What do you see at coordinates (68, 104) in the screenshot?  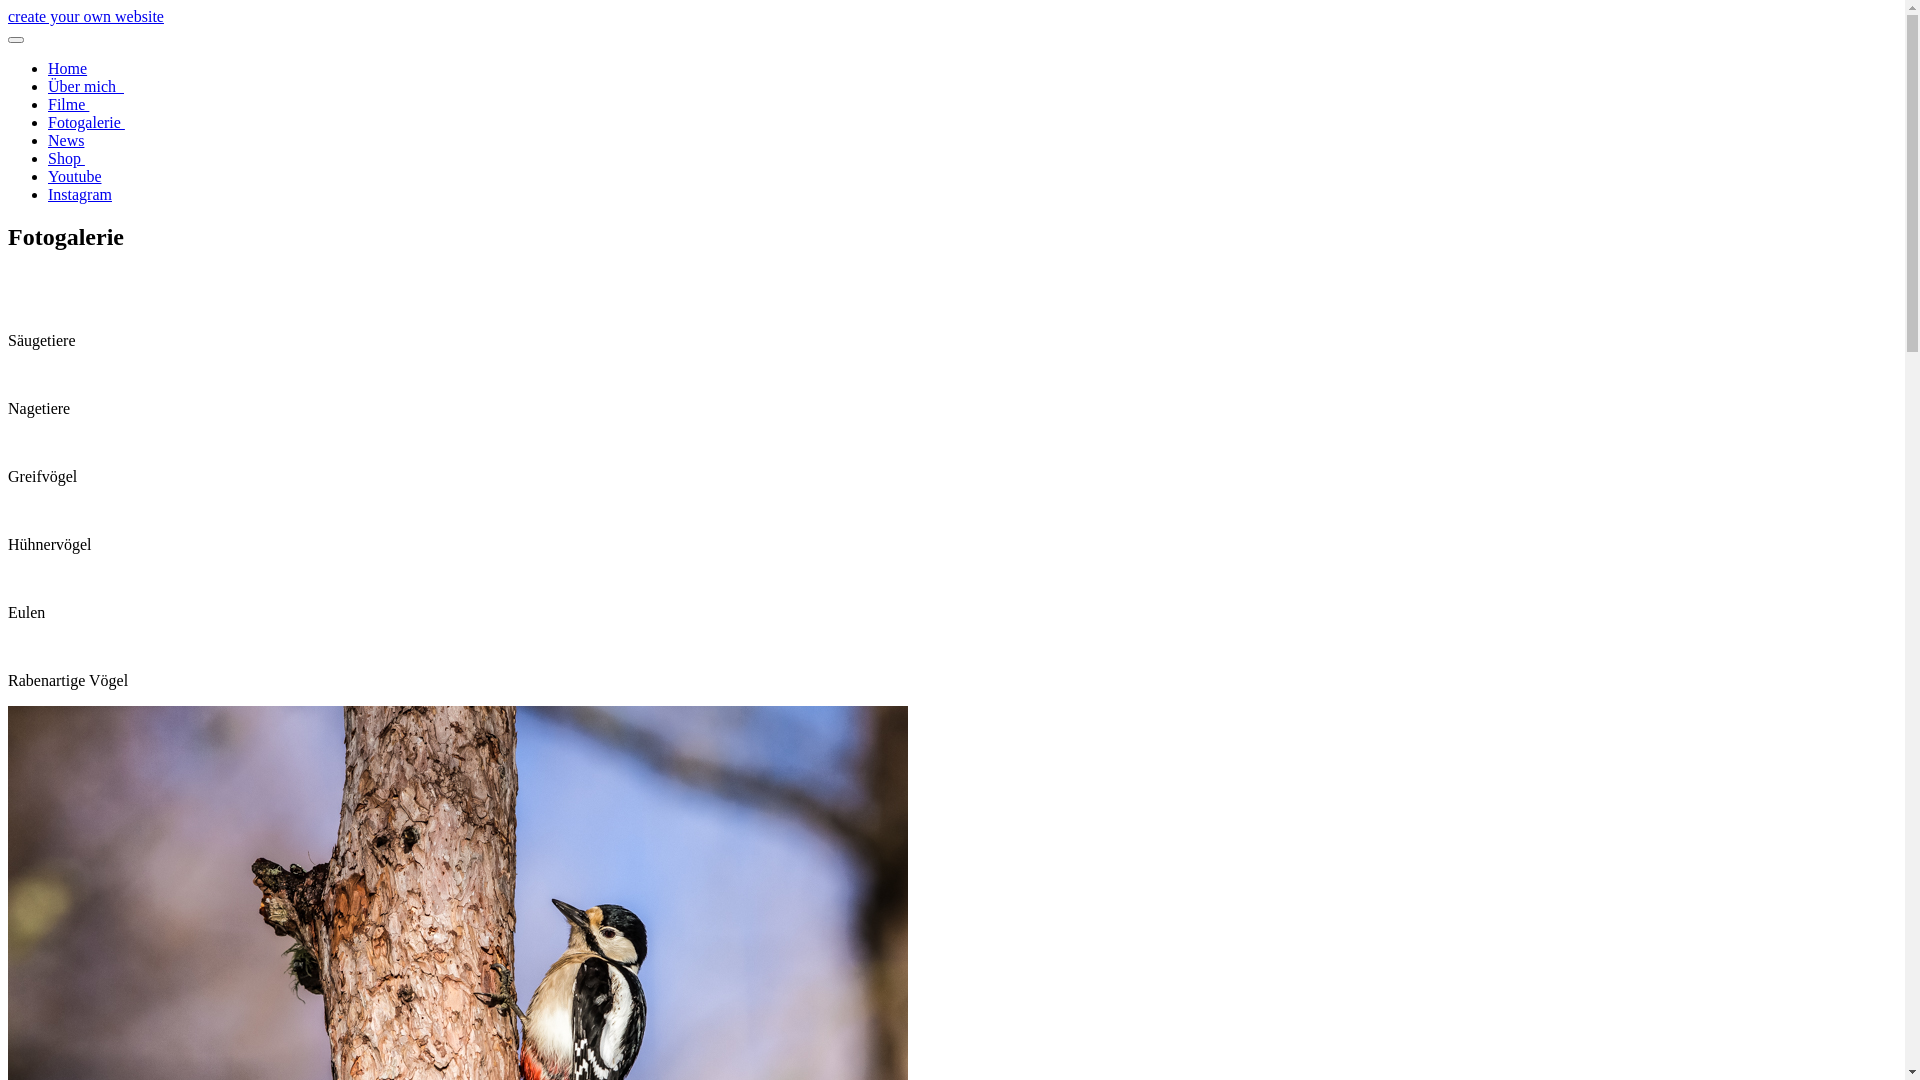 I see `'Filme '` at bounding box center [68, 104].